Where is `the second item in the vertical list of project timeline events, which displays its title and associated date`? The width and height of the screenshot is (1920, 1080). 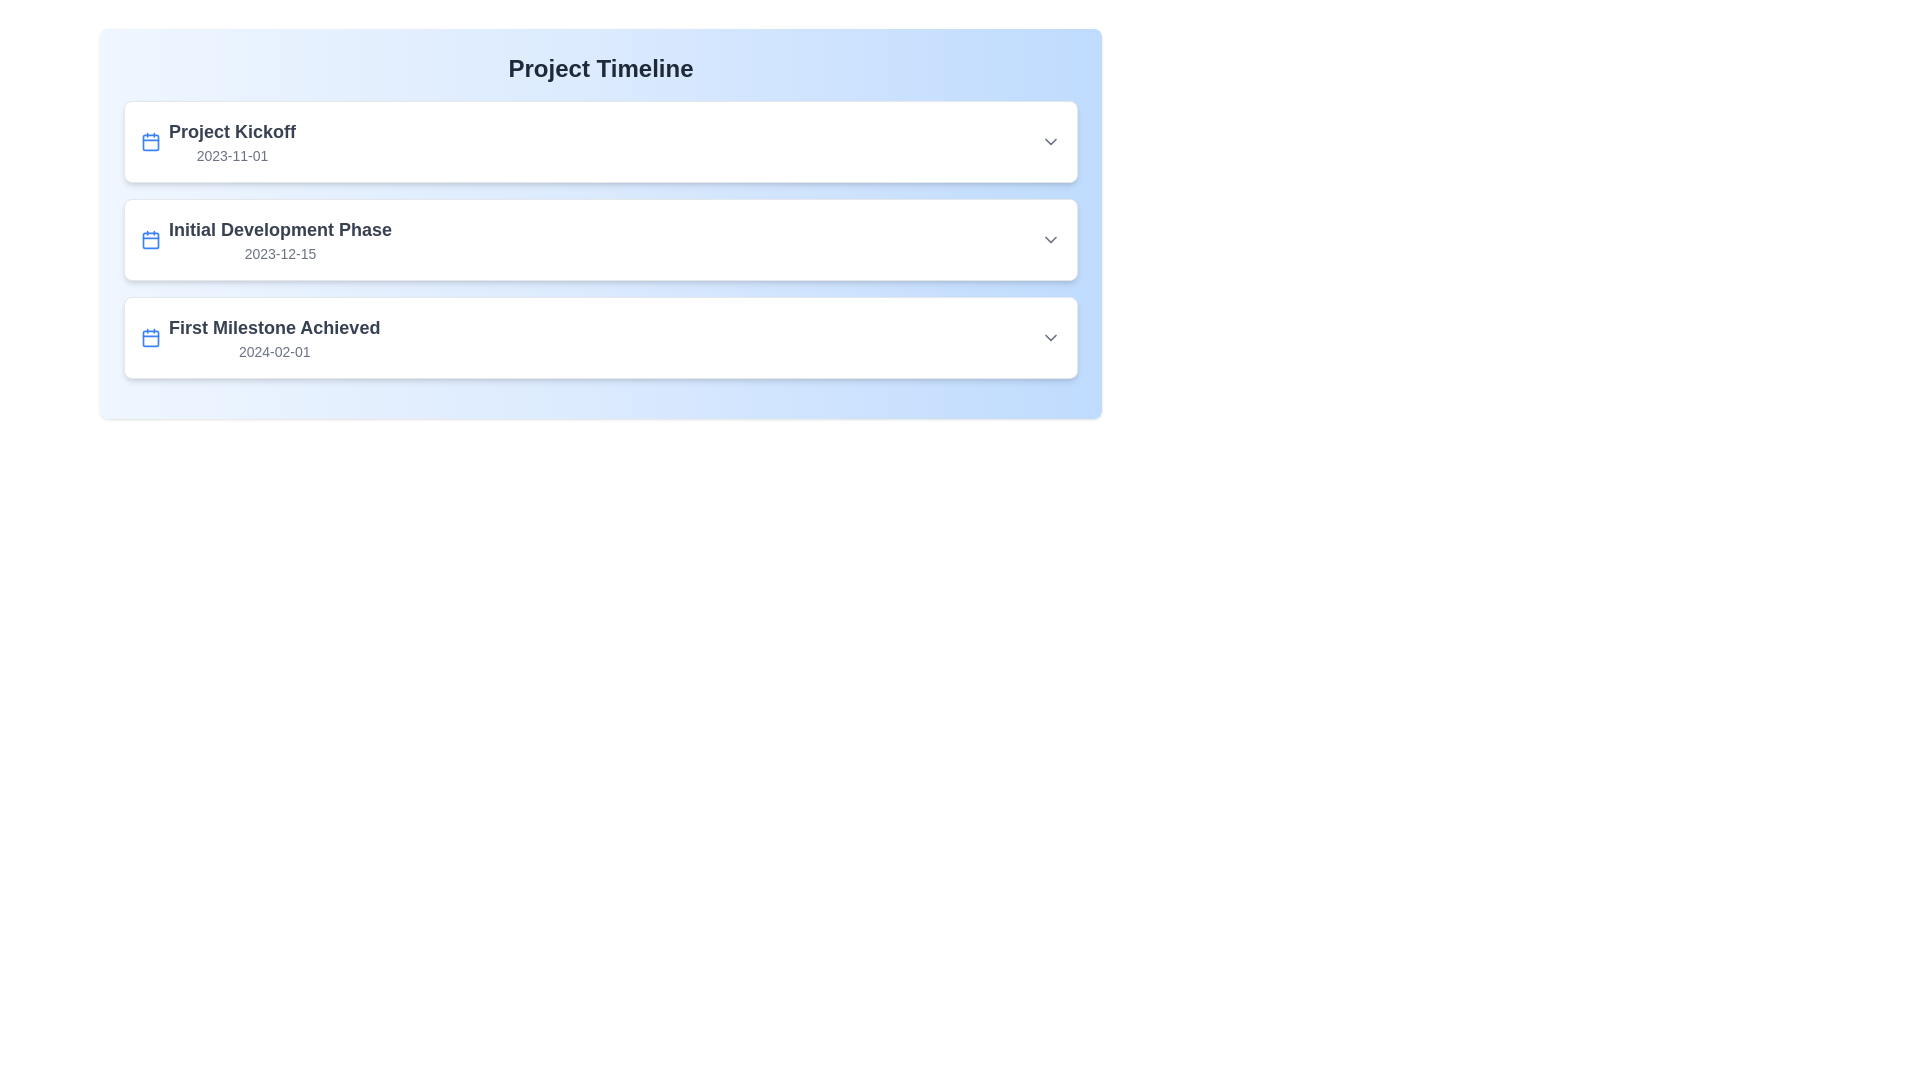
the second item in the vertical list of project timeline events, which displays its title and associated date is located at coordinates (265, 238).